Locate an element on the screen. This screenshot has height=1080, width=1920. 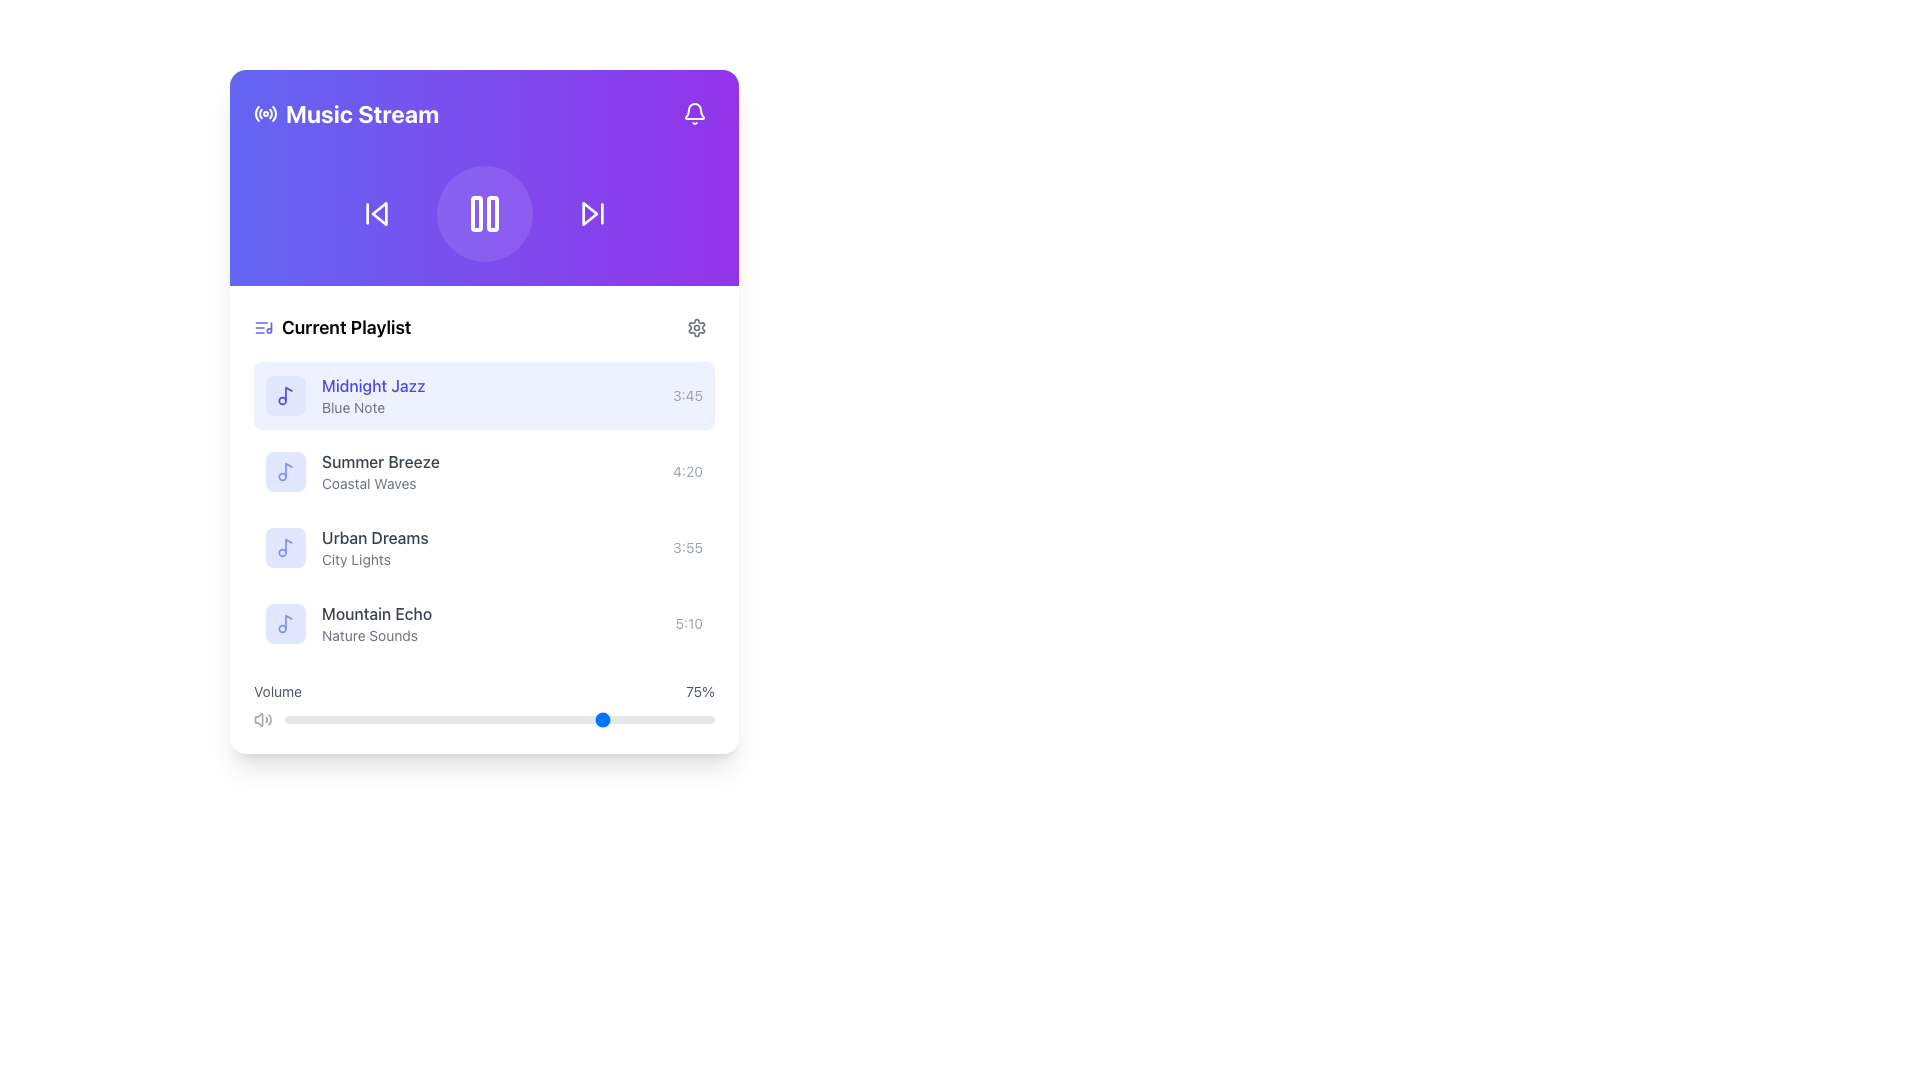
the first item in the playlist, which displays the track title, artist, and duration is located at coordinates (484, 396).